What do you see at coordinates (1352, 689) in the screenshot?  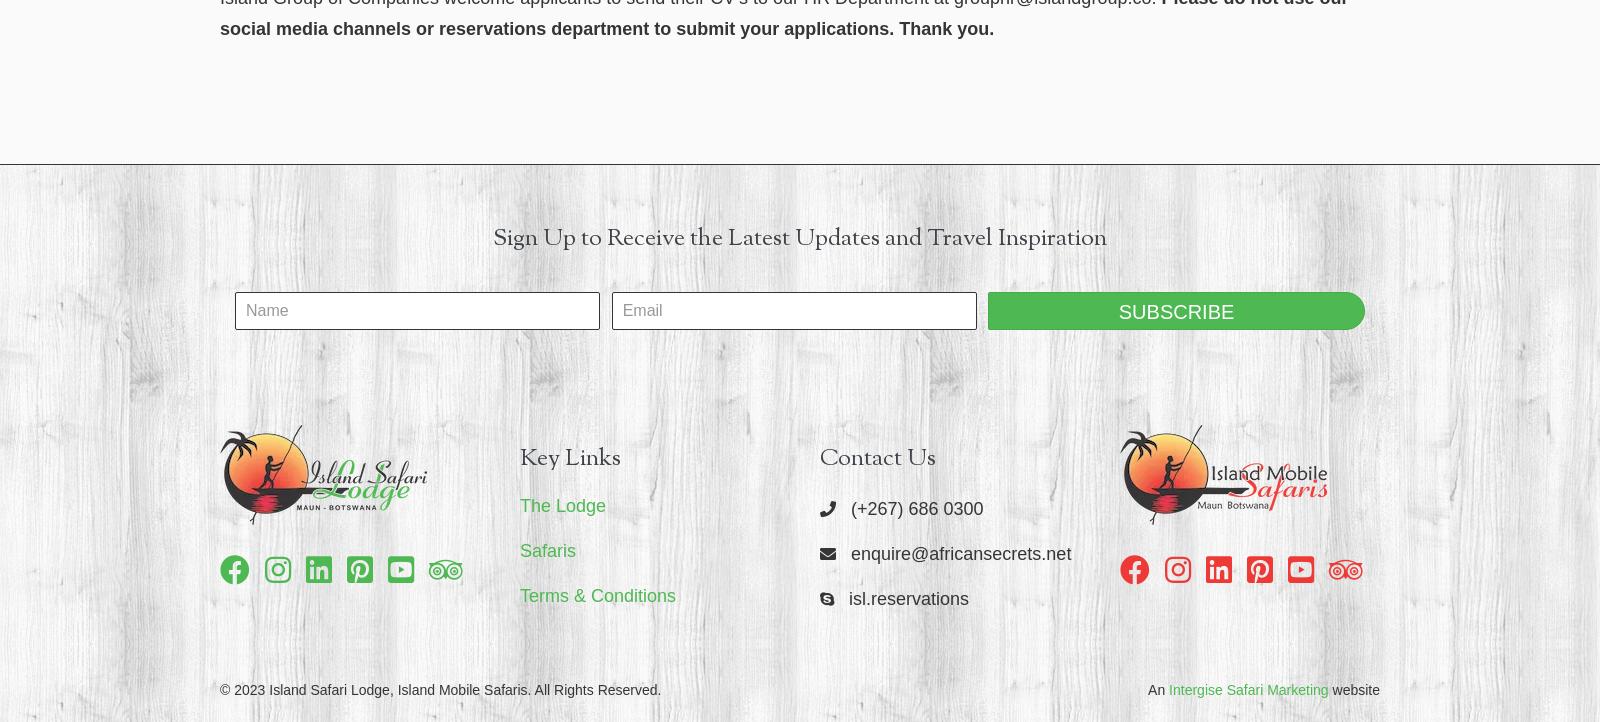 I see `'website'` at bounding box center [1352, 689].